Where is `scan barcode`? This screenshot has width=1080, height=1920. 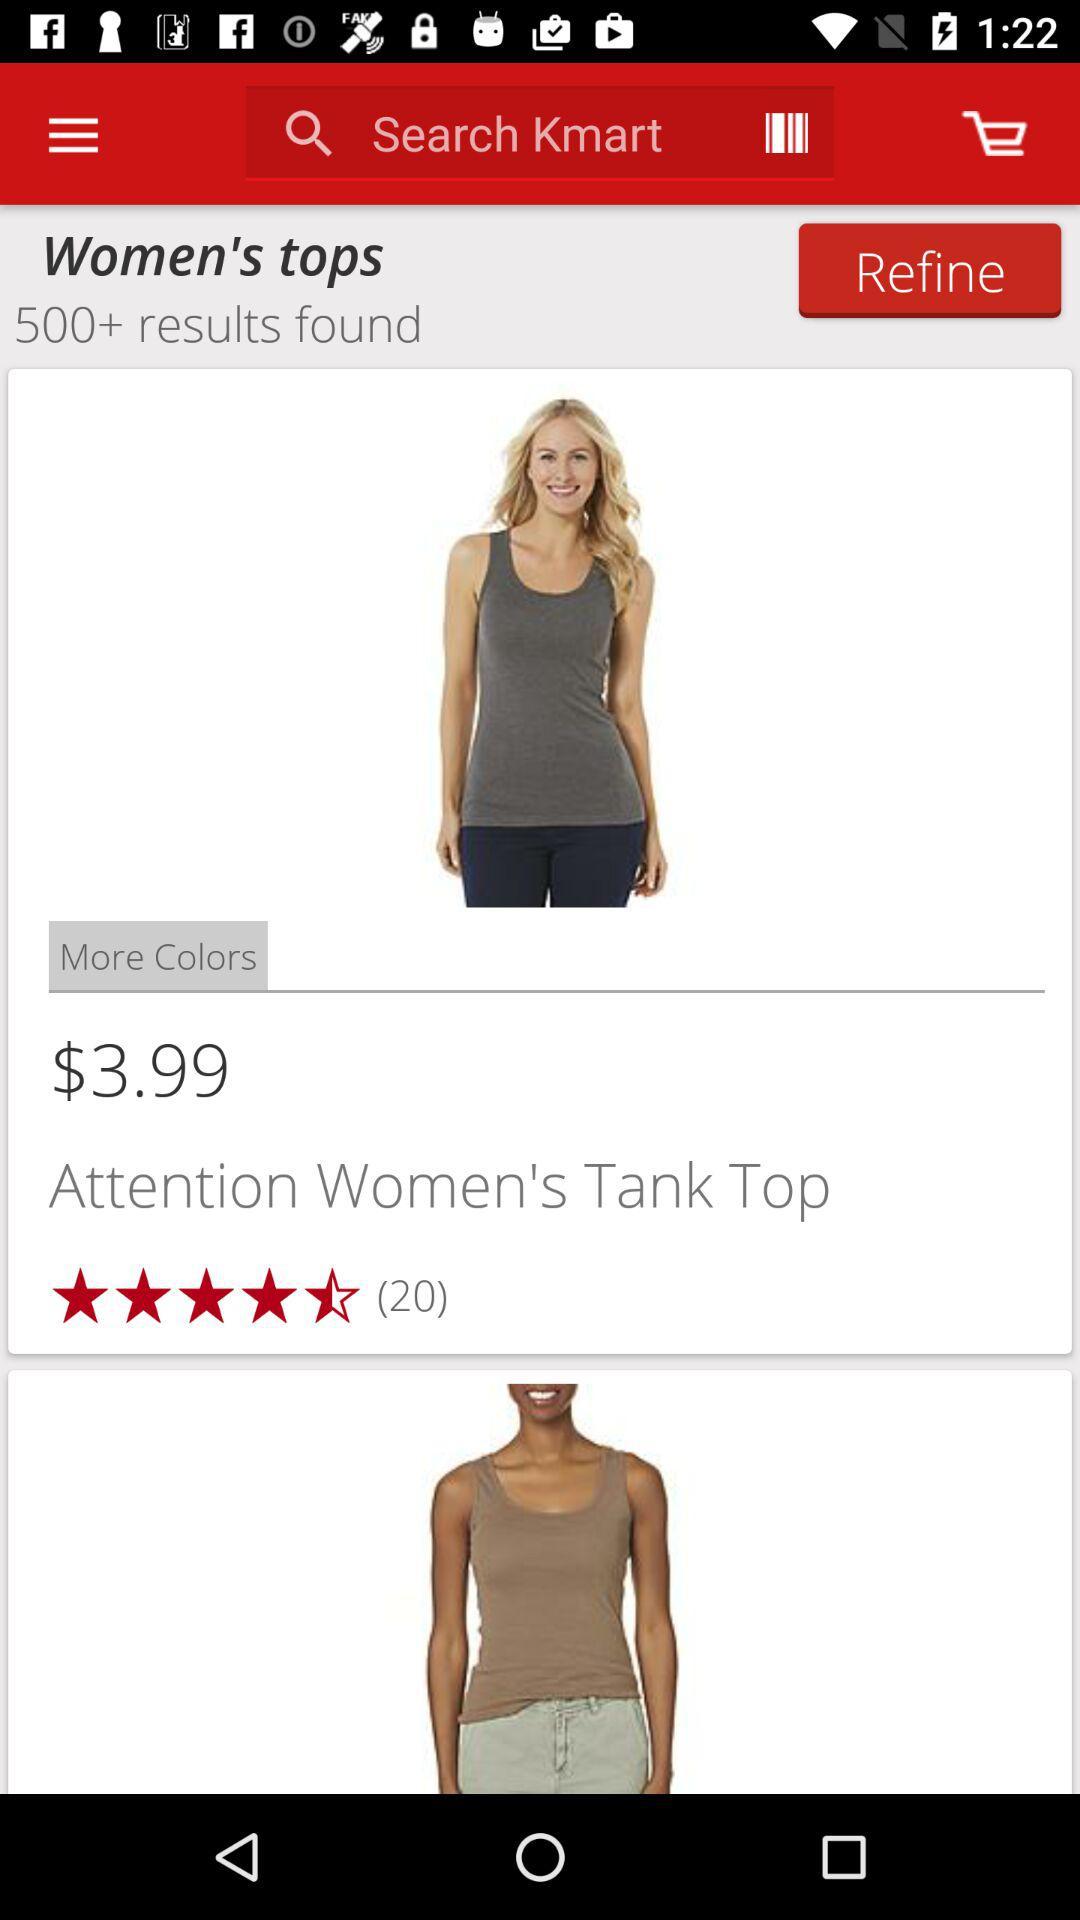
scan barcode is located at coordinates (785, 132).